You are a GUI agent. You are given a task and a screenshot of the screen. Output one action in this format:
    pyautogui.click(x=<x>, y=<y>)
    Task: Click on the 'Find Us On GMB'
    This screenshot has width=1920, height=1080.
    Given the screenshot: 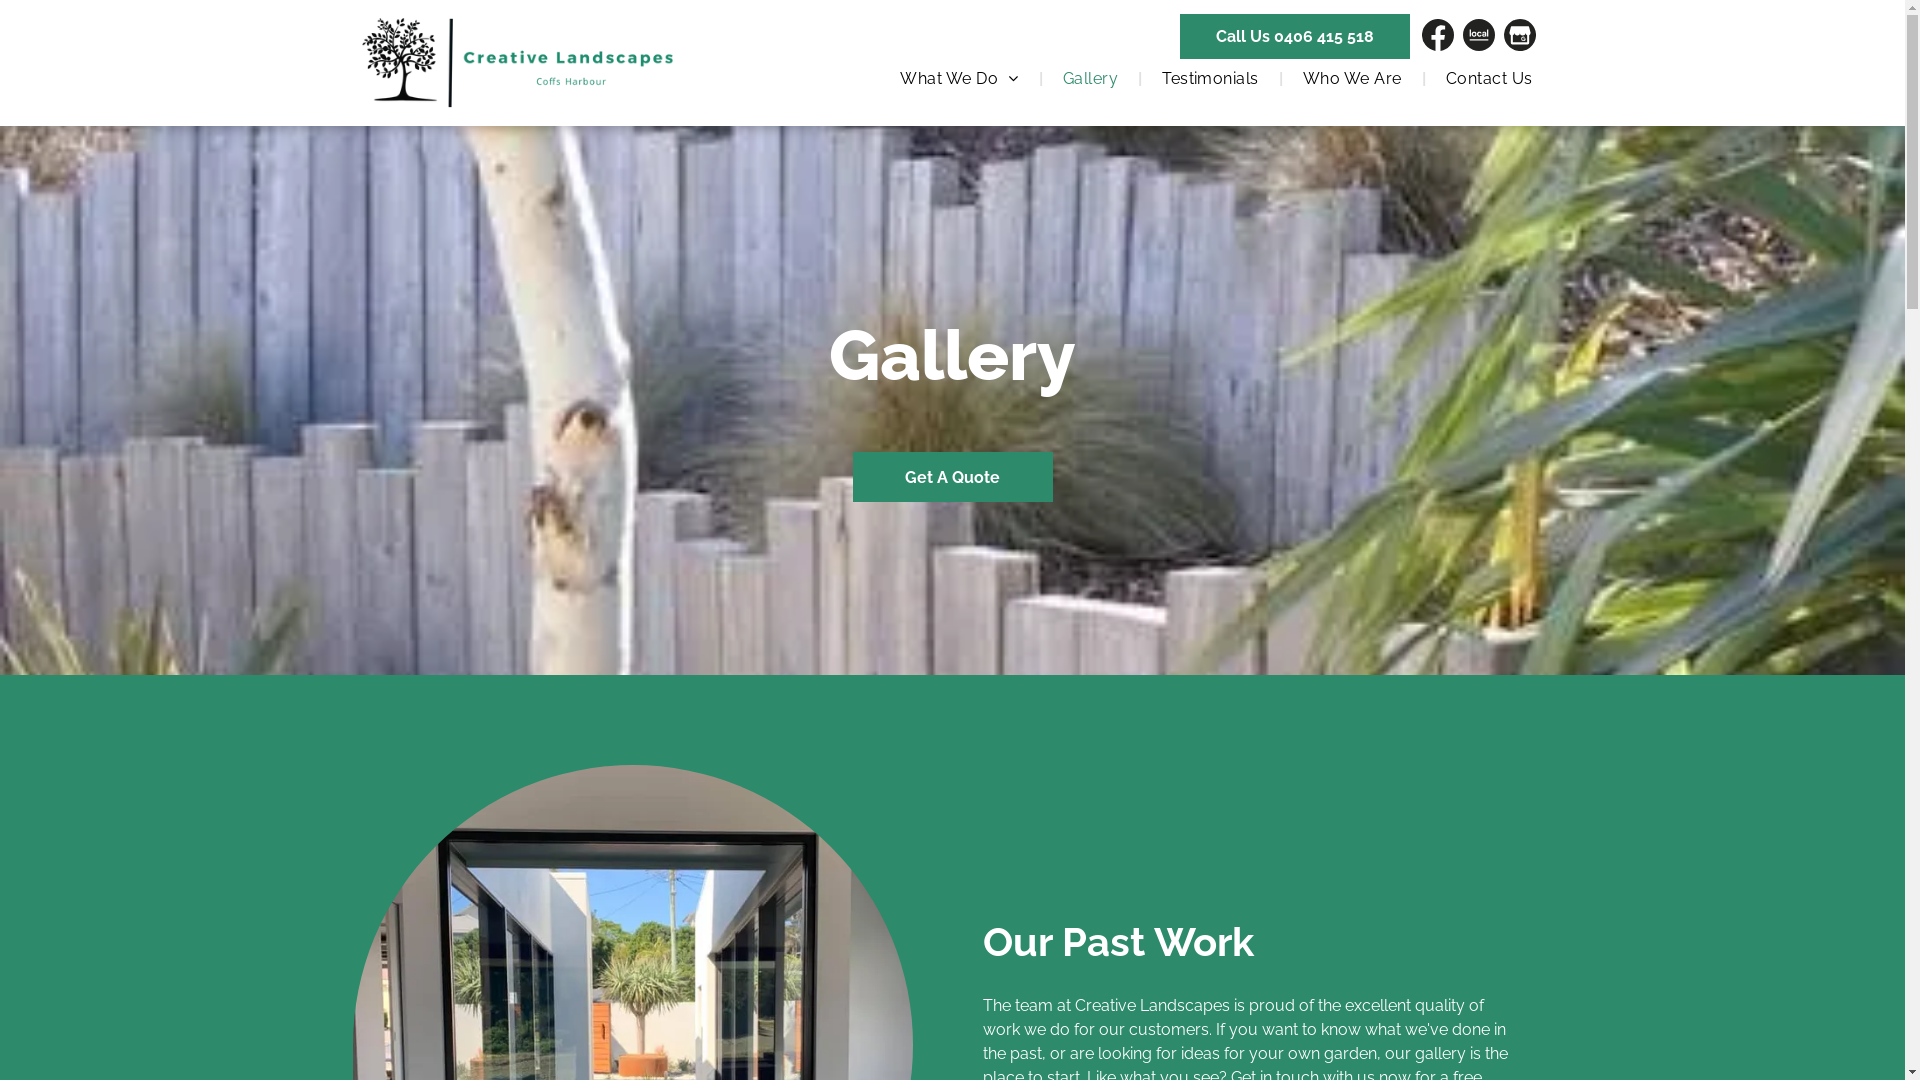 What is the action you would take?
    pyautogui.click(x=1520, y=34)
    